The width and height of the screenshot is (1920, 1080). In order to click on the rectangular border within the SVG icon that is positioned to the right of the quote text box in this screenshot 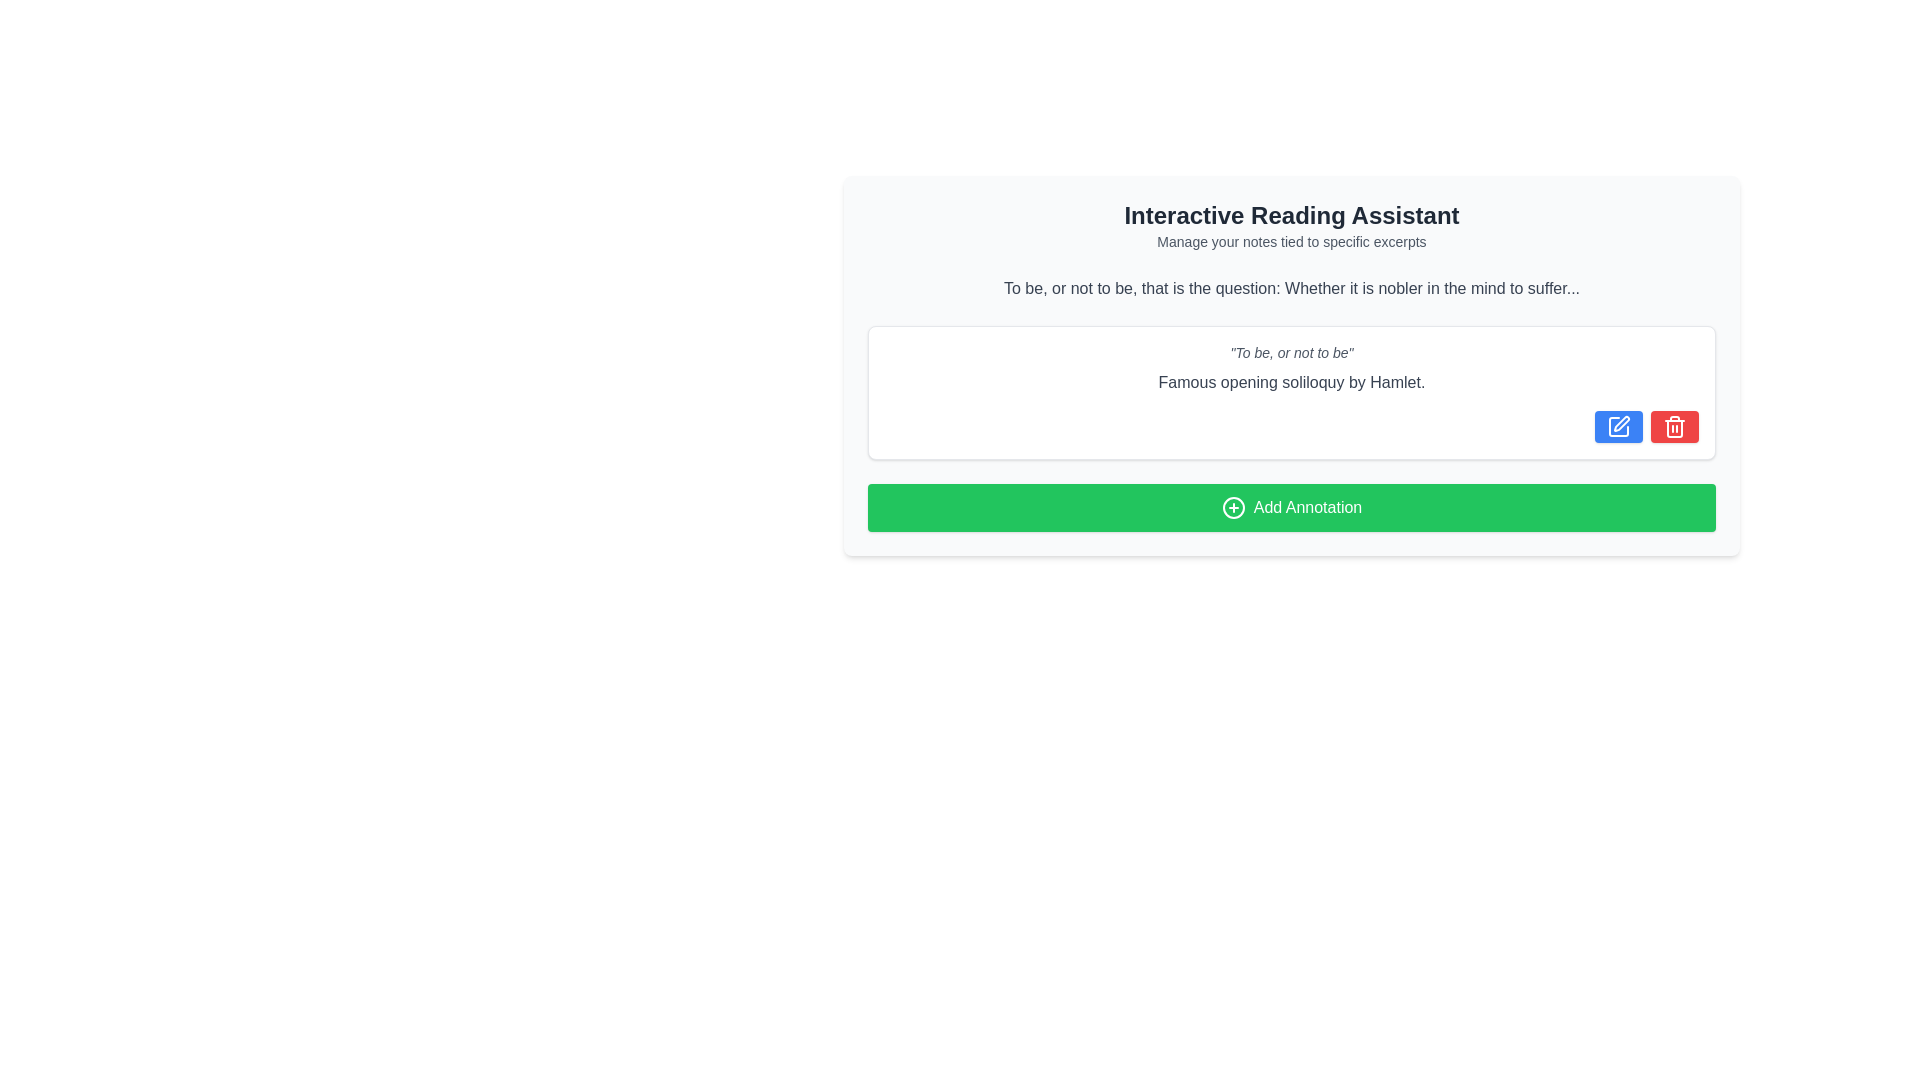, I will do `click(1618, 426)`.